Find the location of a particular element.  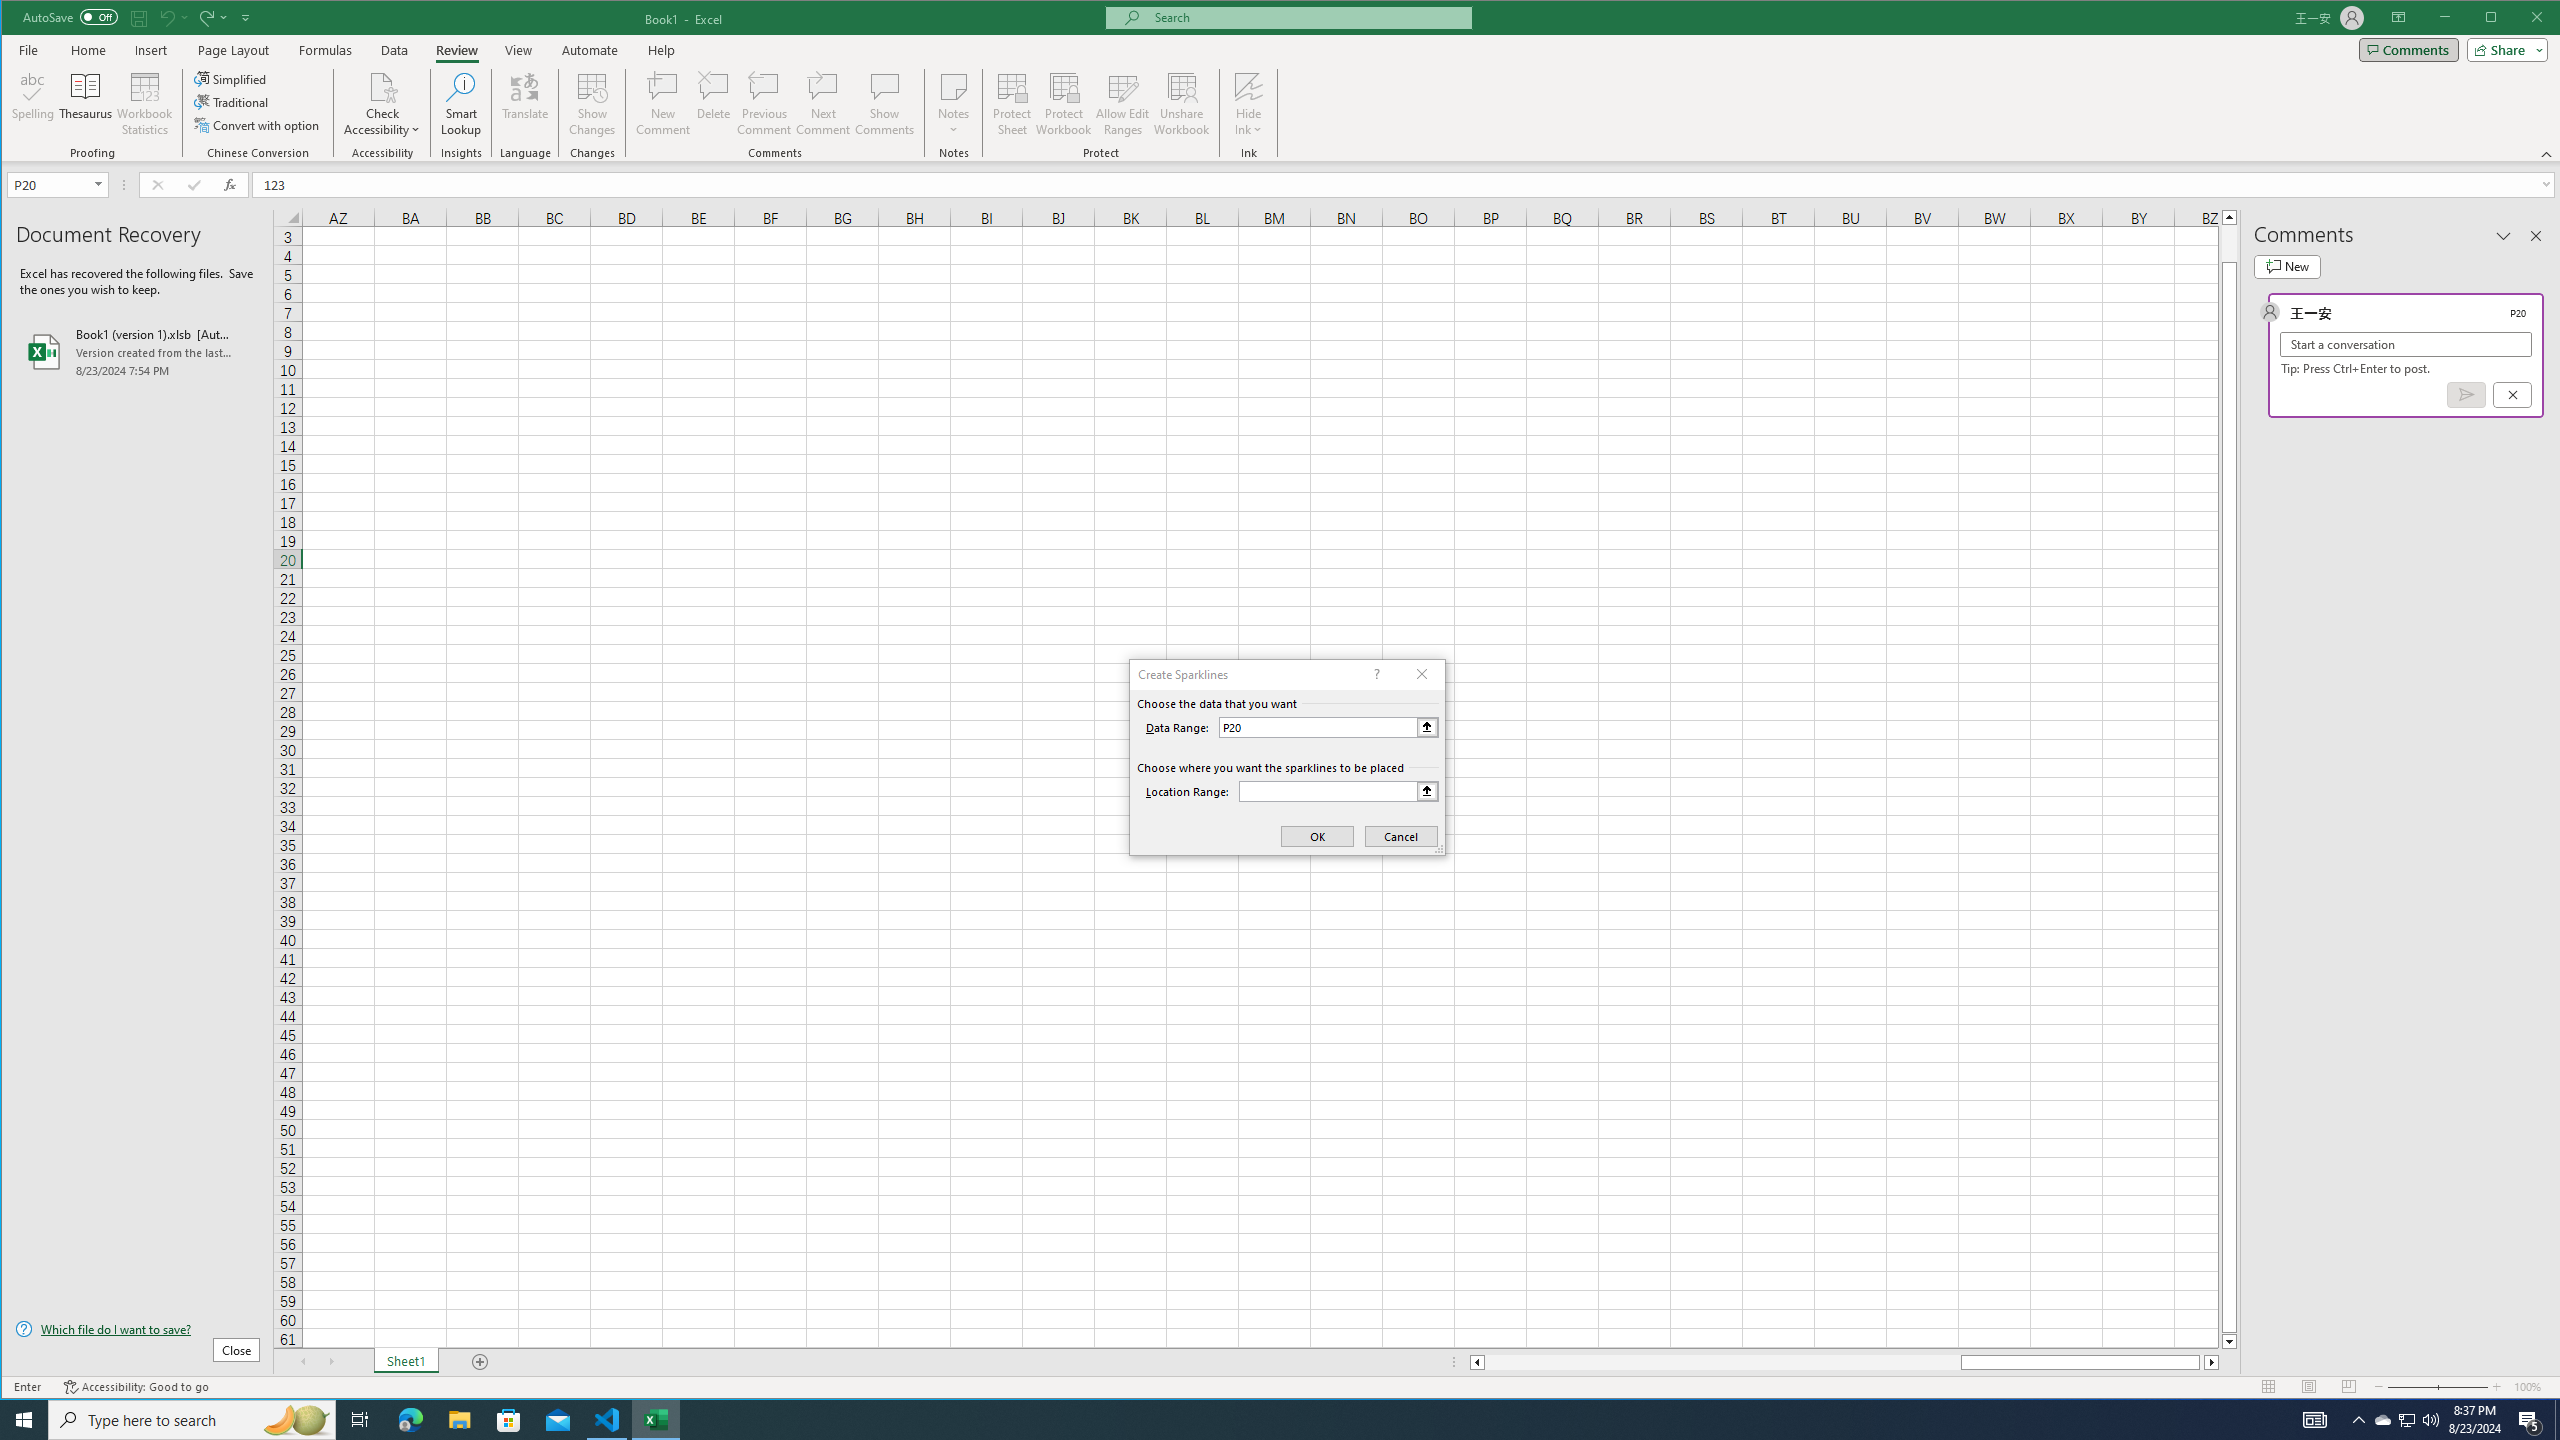

'Add Sheet' is located at coordinates (480, 1362).